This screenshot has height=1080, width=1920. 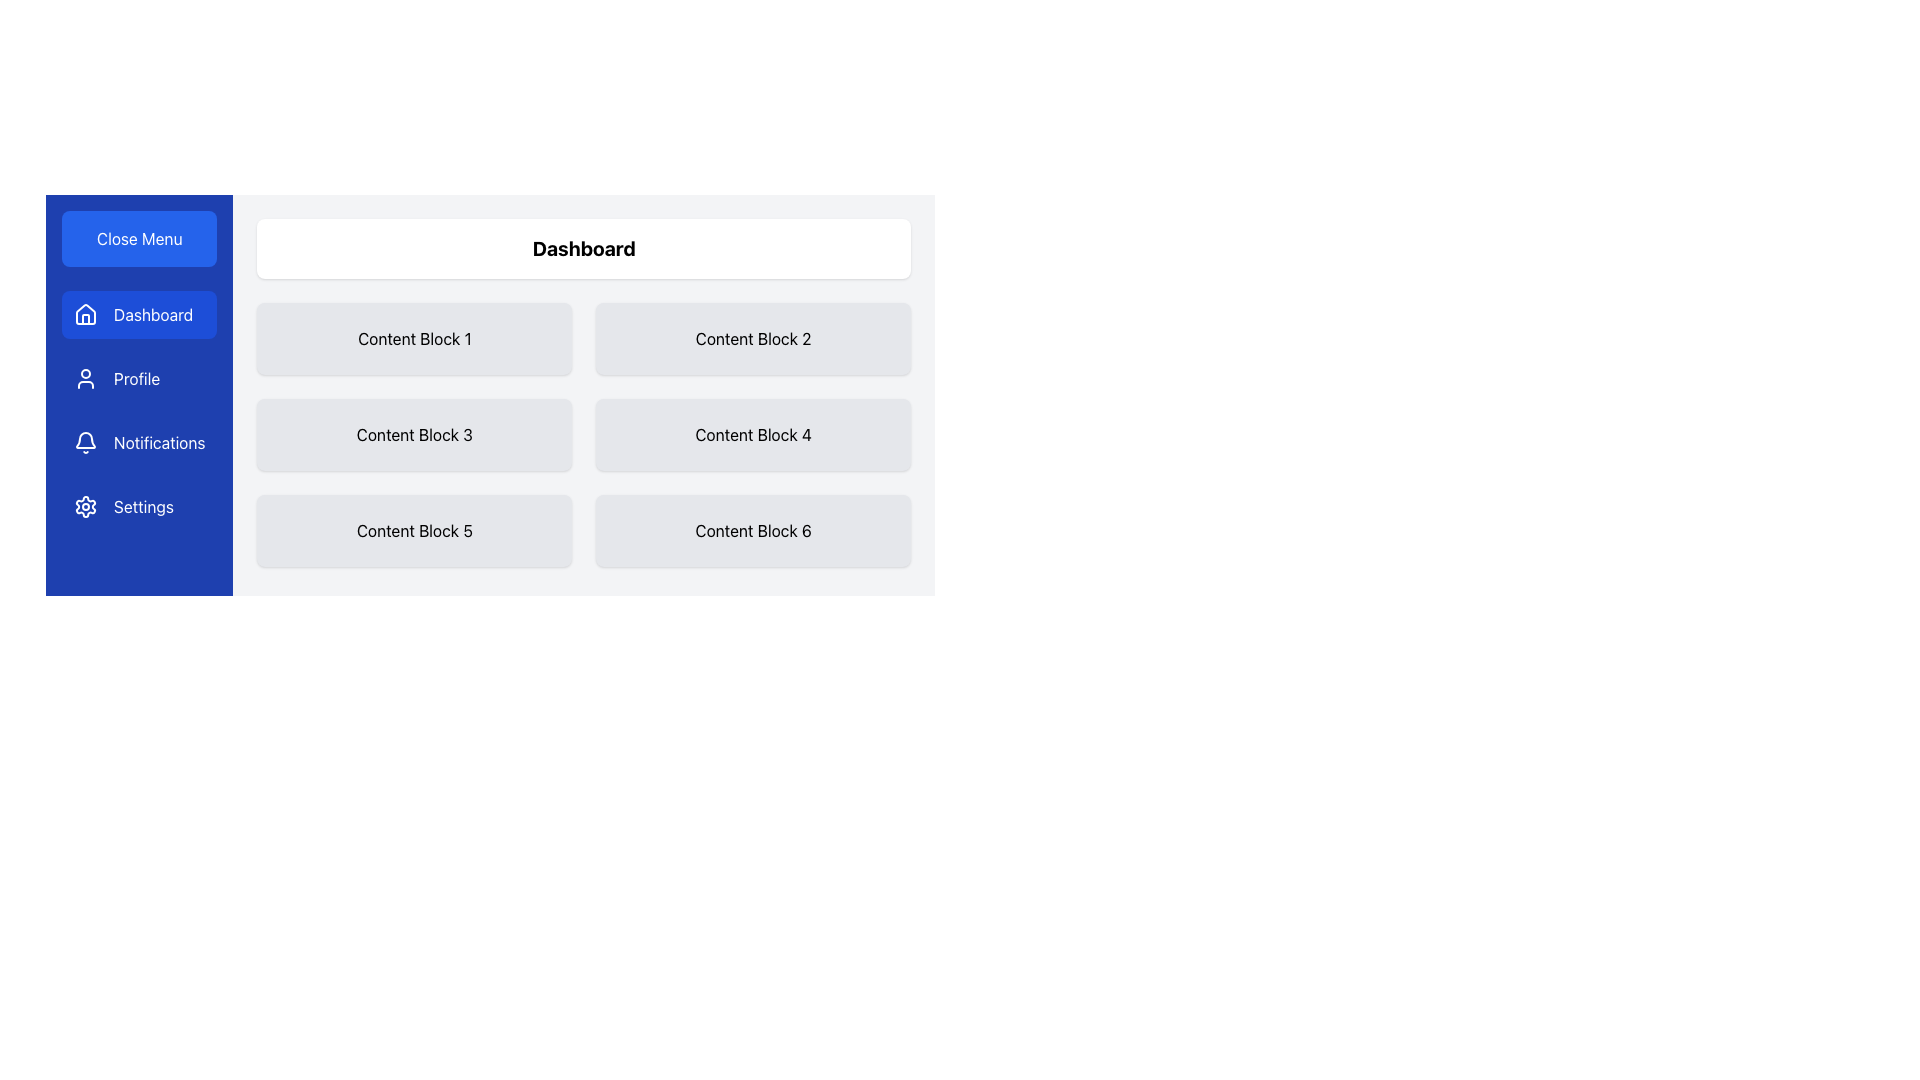 I want to click on the 'Notifications' button, which features a bell icon on the left and the text 'Notifications' styled in white over a blue background, located in the left-side navigation menu, so click(x=138, y=442).